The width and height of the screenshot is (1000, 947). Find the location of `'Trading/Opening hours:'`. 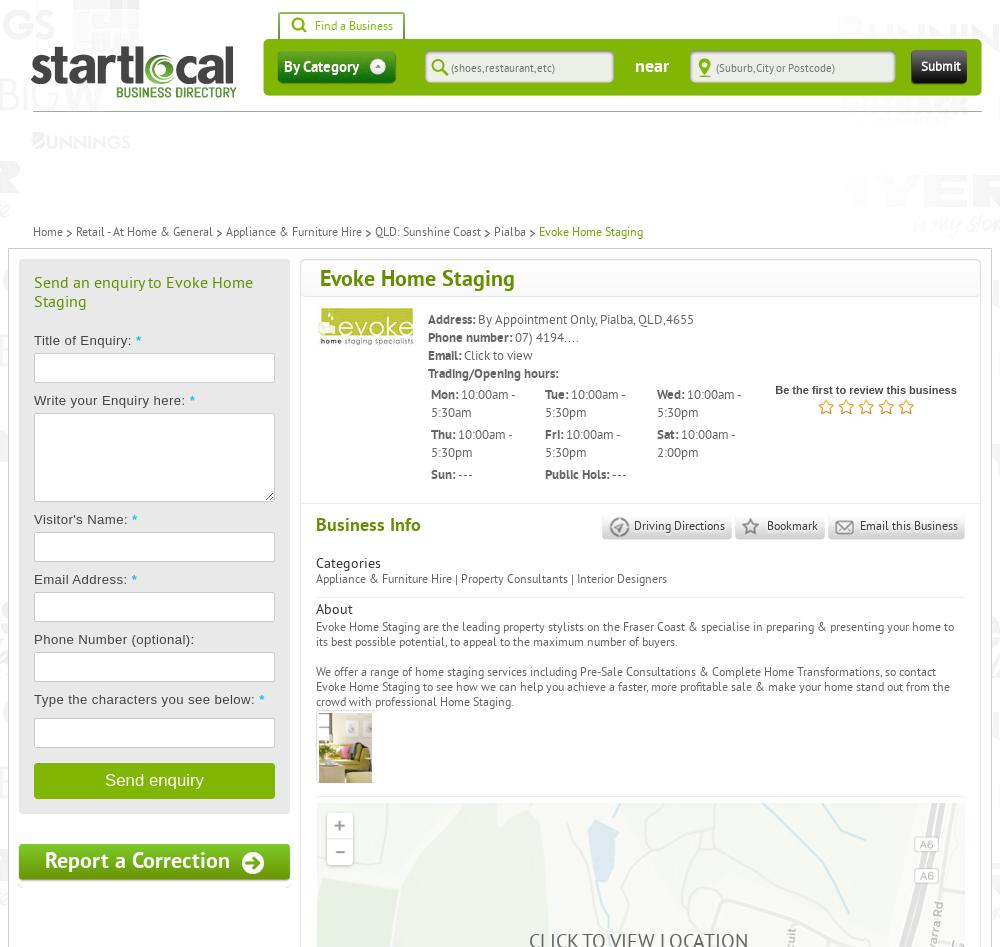

'Trading/Opening hours:' is located at coordinates (492, 372).